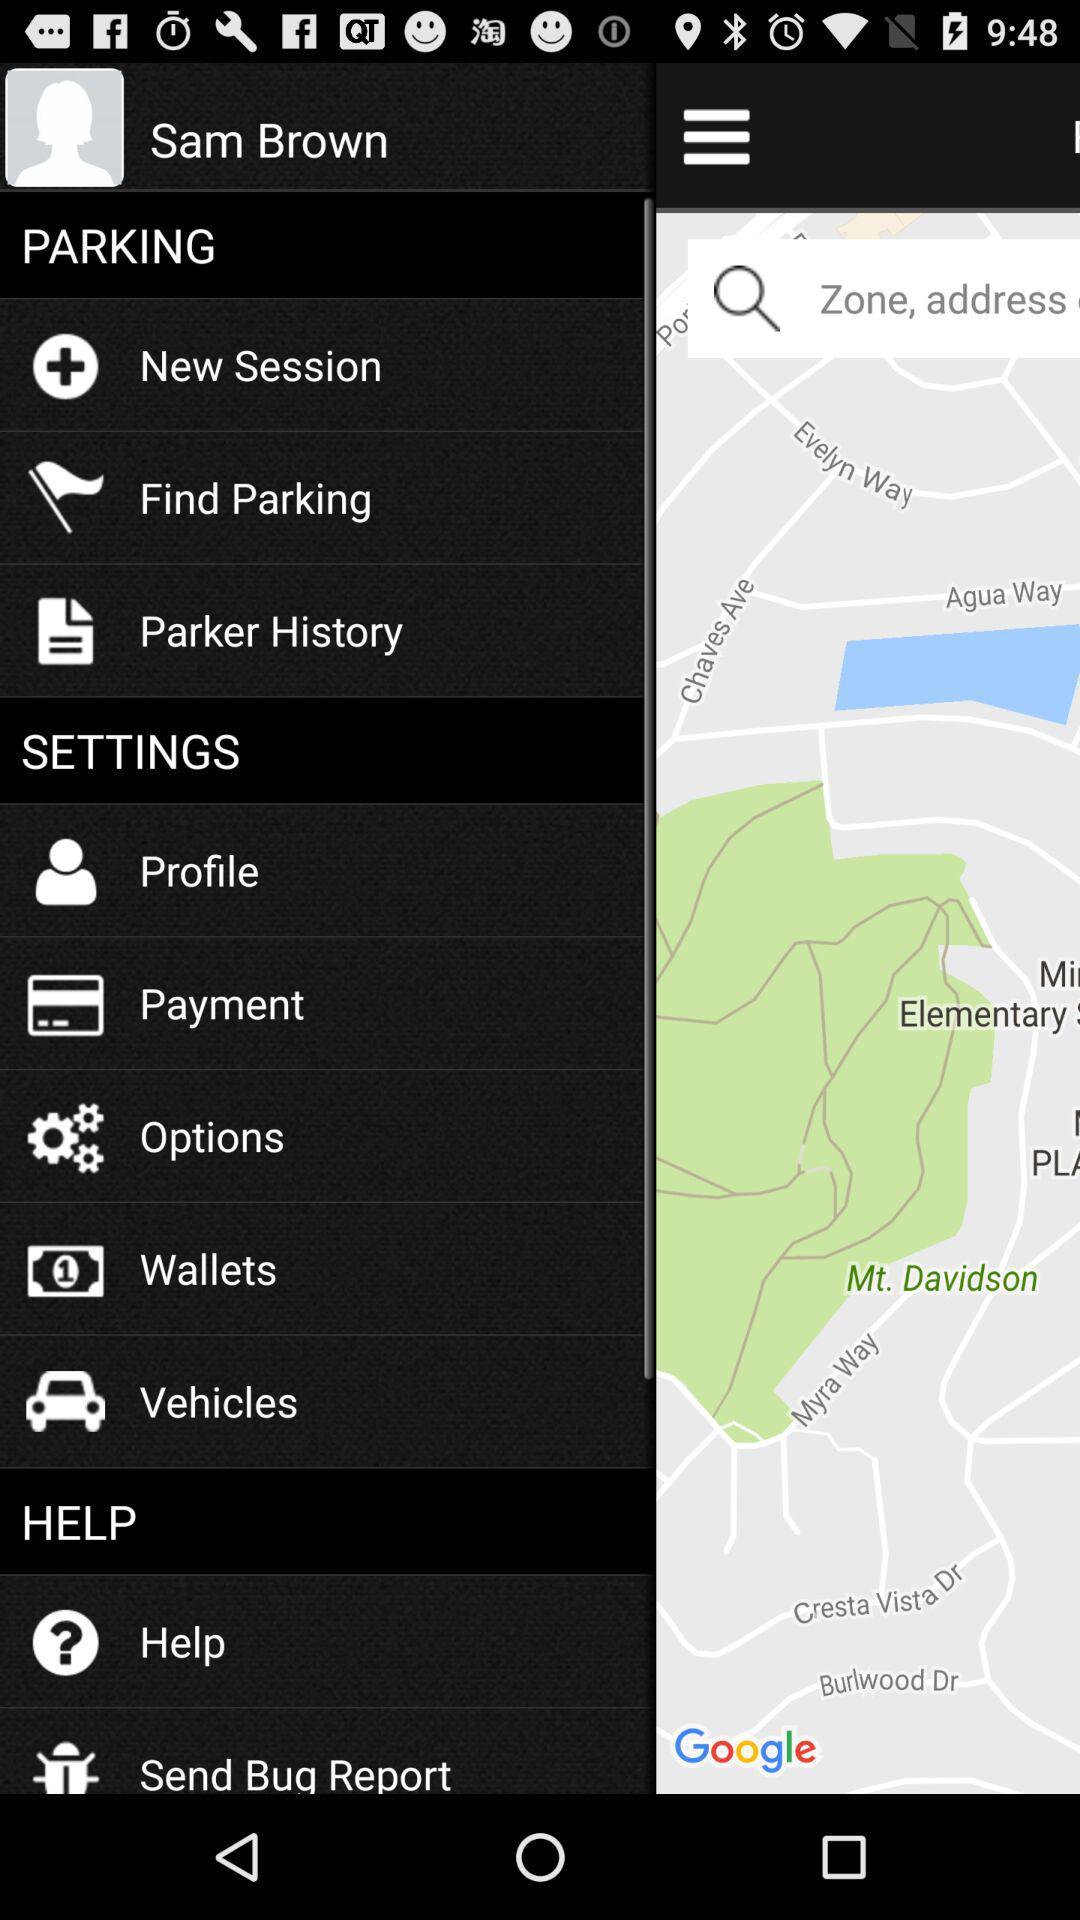 Image resolution: width=1080 pixels, height=1920 pixels. Describe the element at coordinates (199, 869) in the screenshot. I see `profile icon` at that location.